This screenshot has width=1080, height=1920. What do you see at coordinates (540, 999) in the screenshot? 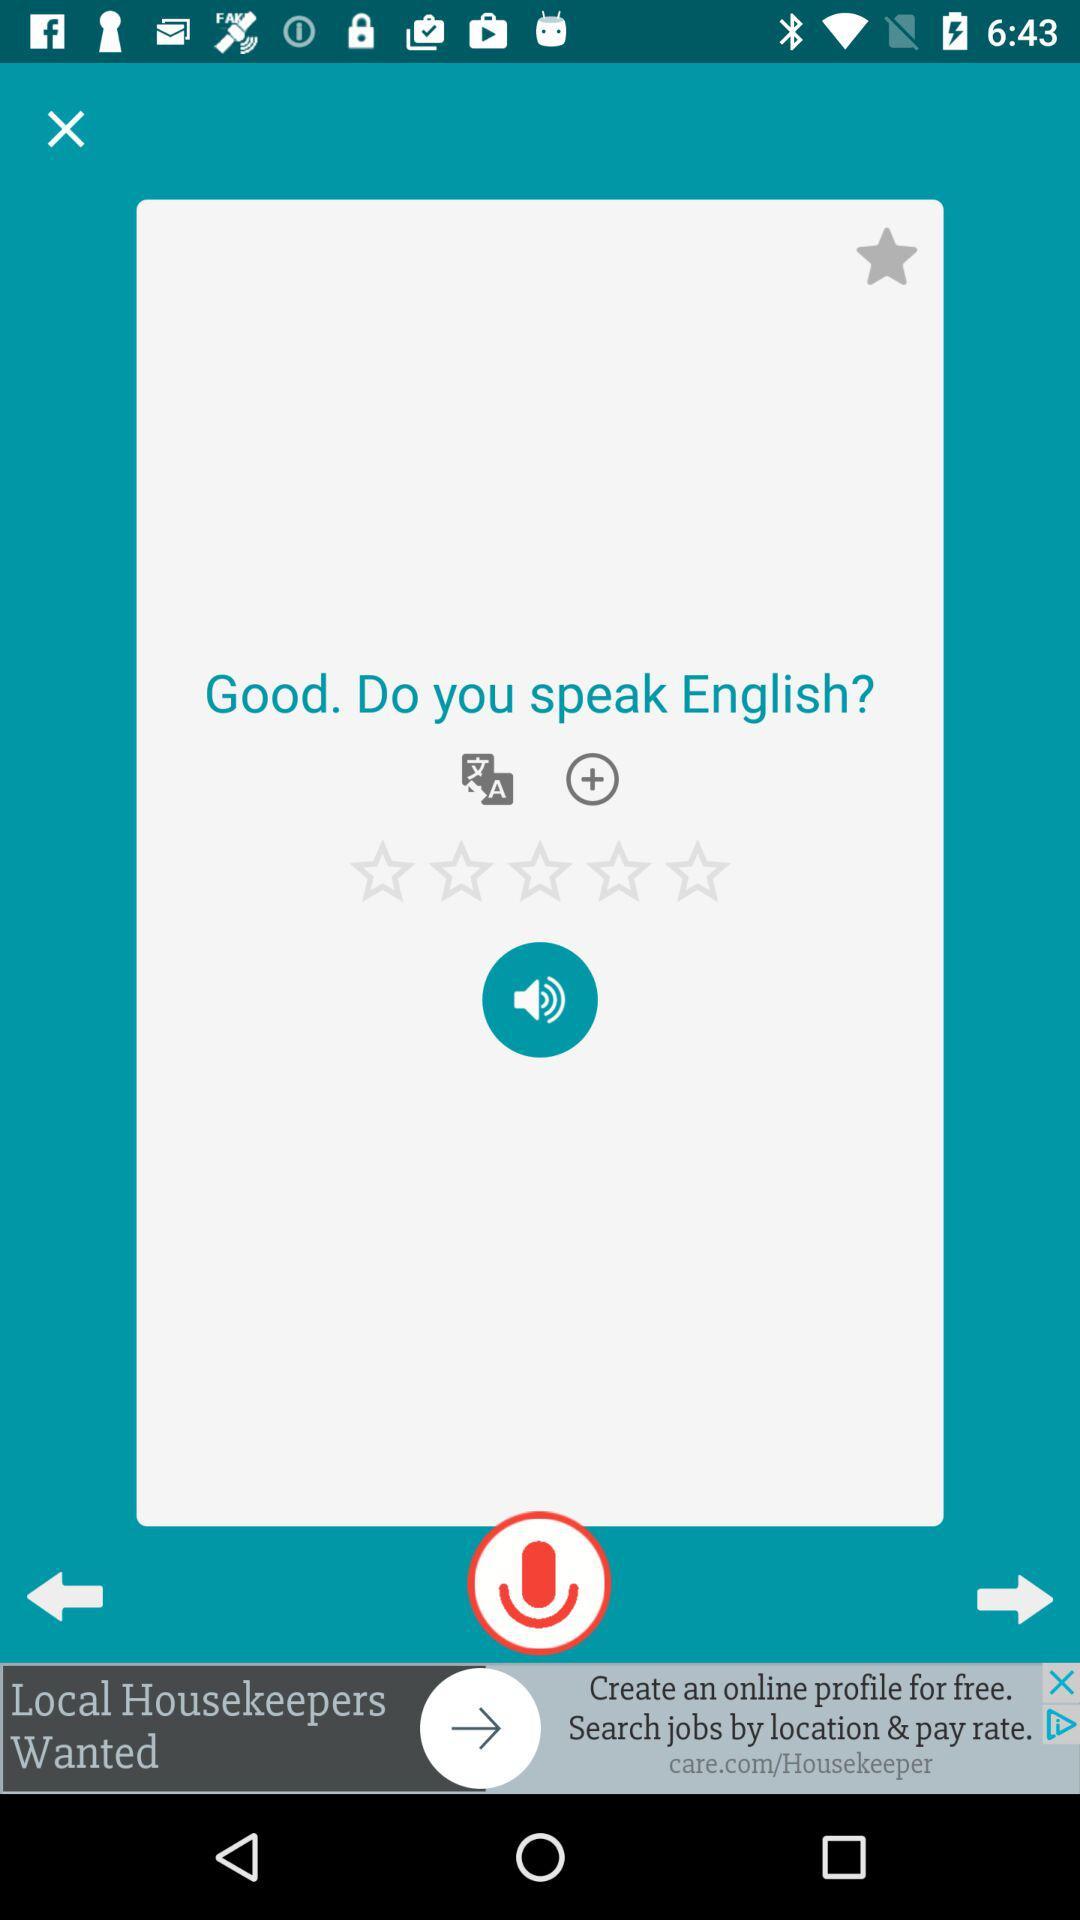
I see `the volume icon` at bounding box center [540, 999].